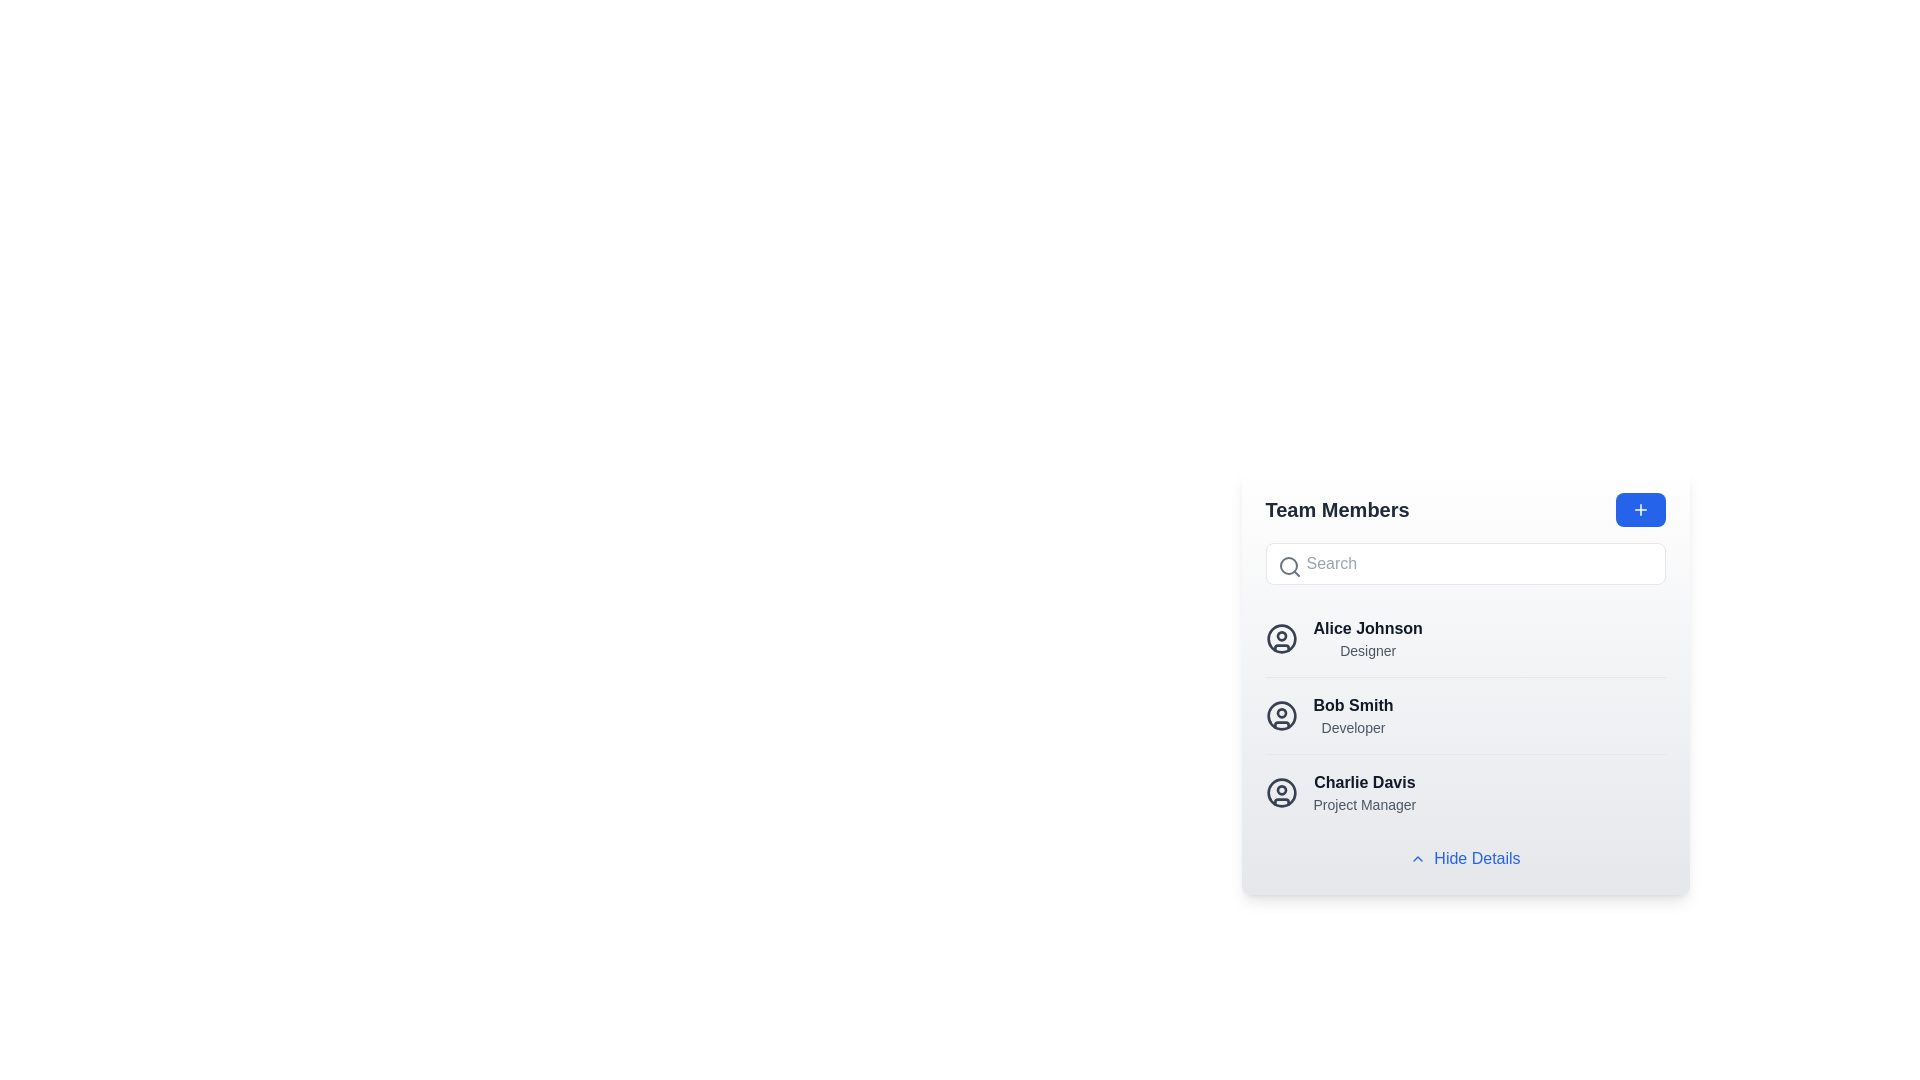 Image resolution: width=1920 pixels, height=1080 pixels. I want to click on the user profile icon (circular avatar) for 'Bob Smith' in the 'Team Members' list, so click(1281, 715).